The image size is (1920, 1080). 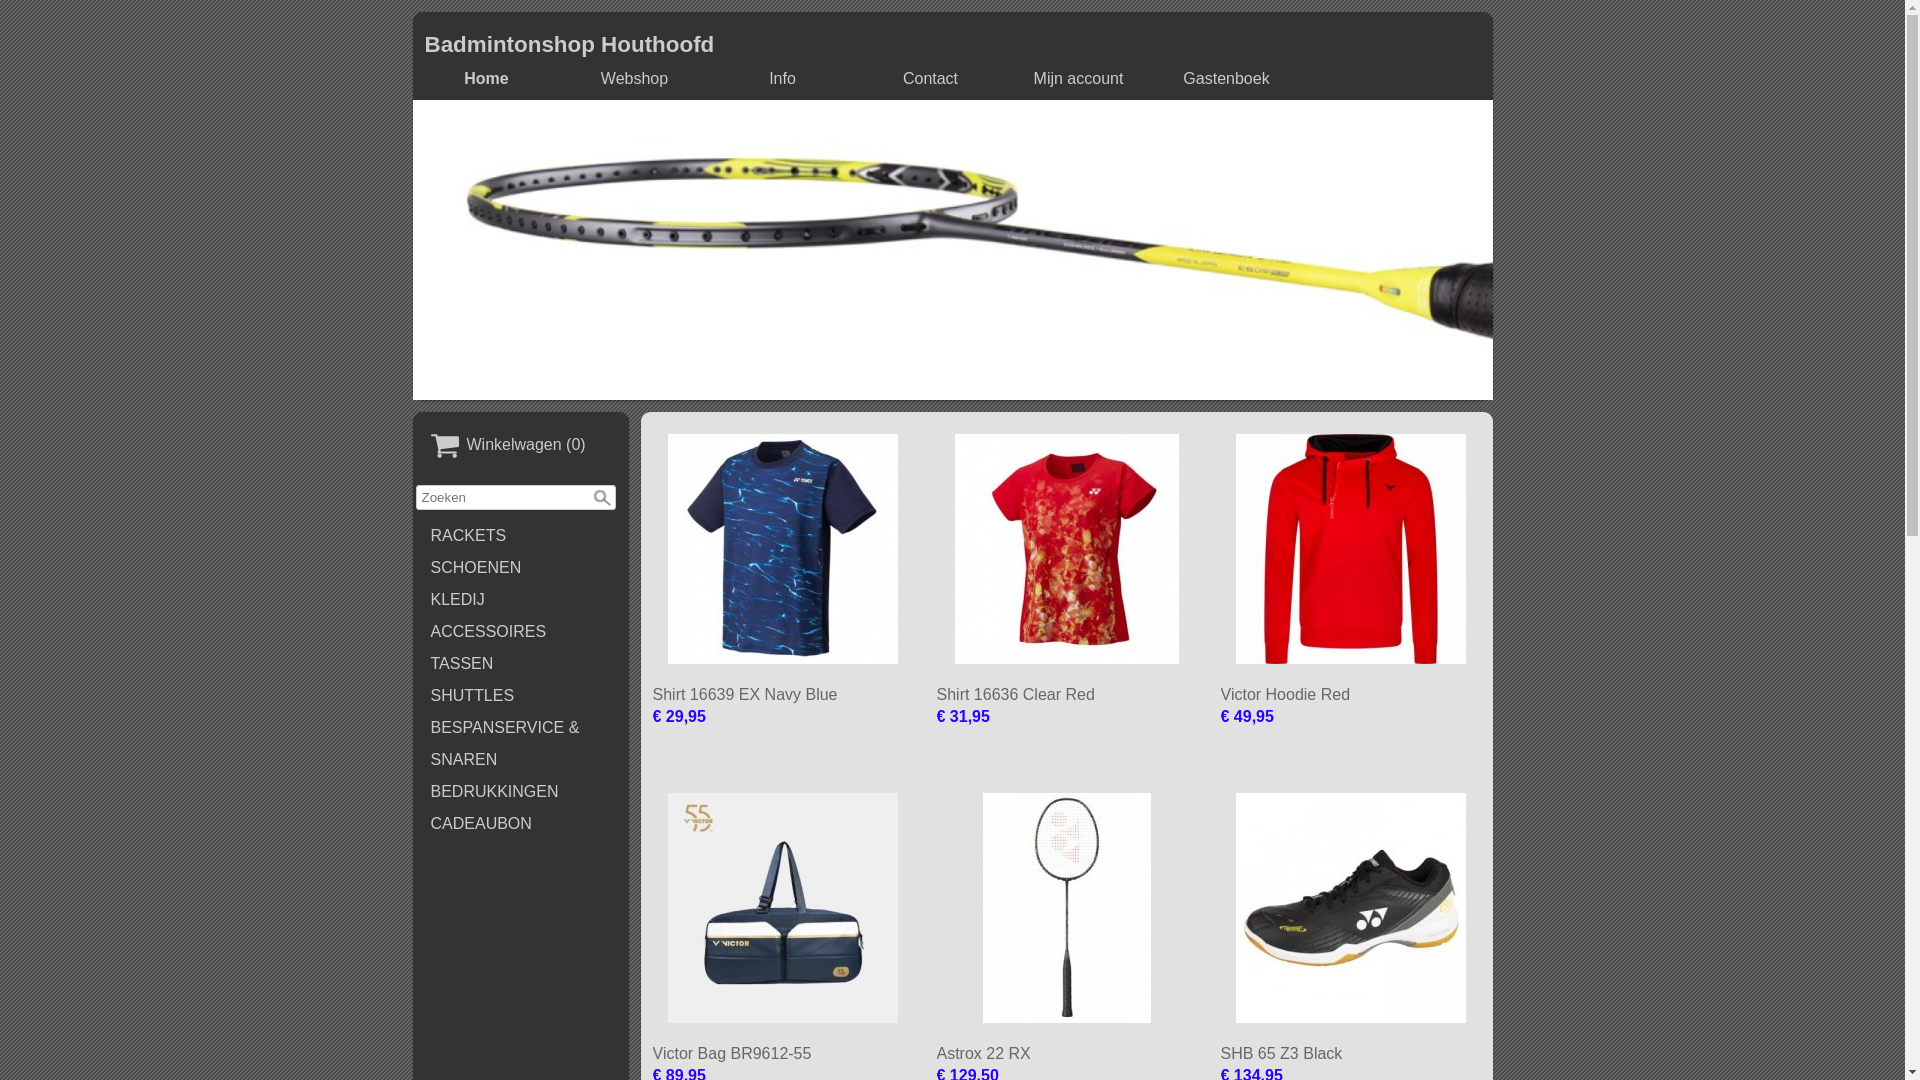 What do you see at coordinates (1157, 77) in the screenshot?
I see `'Gastenboek'` at bounding box center [1157, 77].